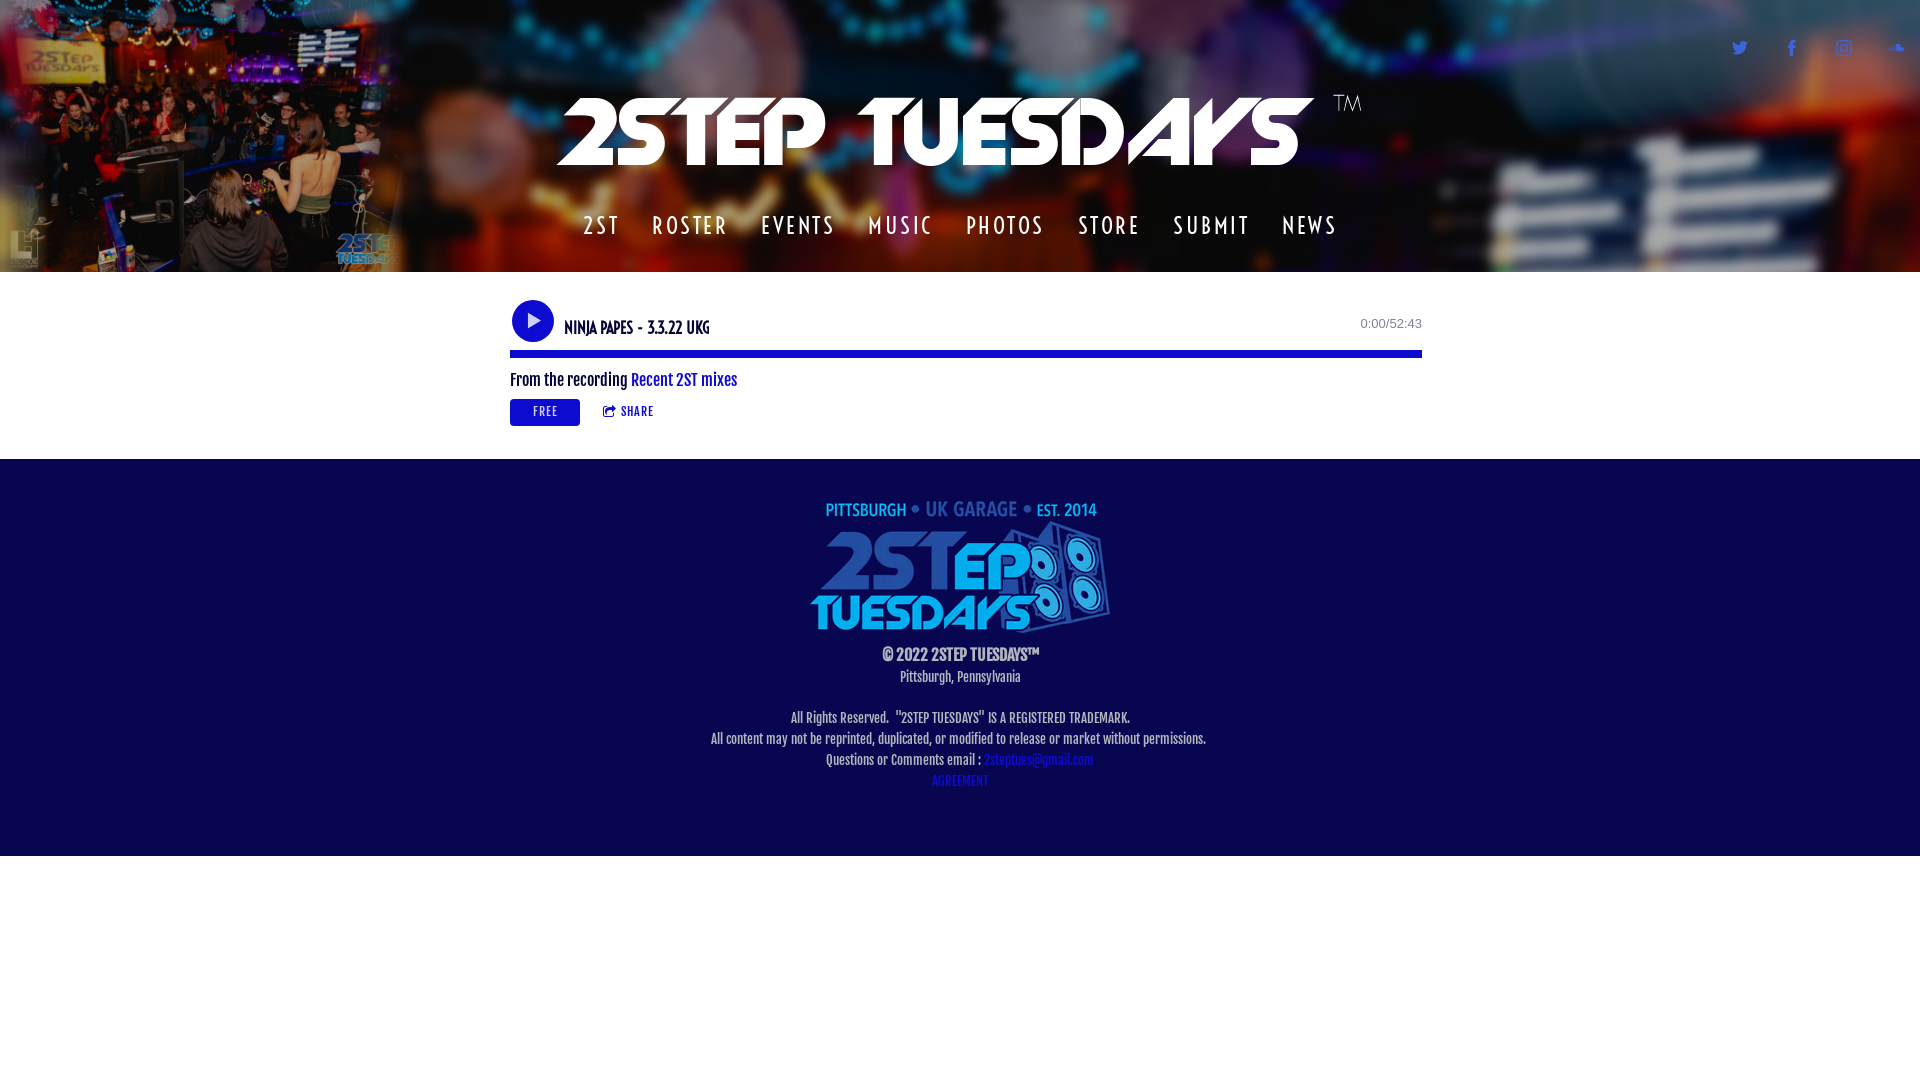 Image resolution: width=1920 pixels, height=1080 pixels. Describe the element at coordinates (1310, 224) in the screenshot. I see `'NEWS'` at that location.